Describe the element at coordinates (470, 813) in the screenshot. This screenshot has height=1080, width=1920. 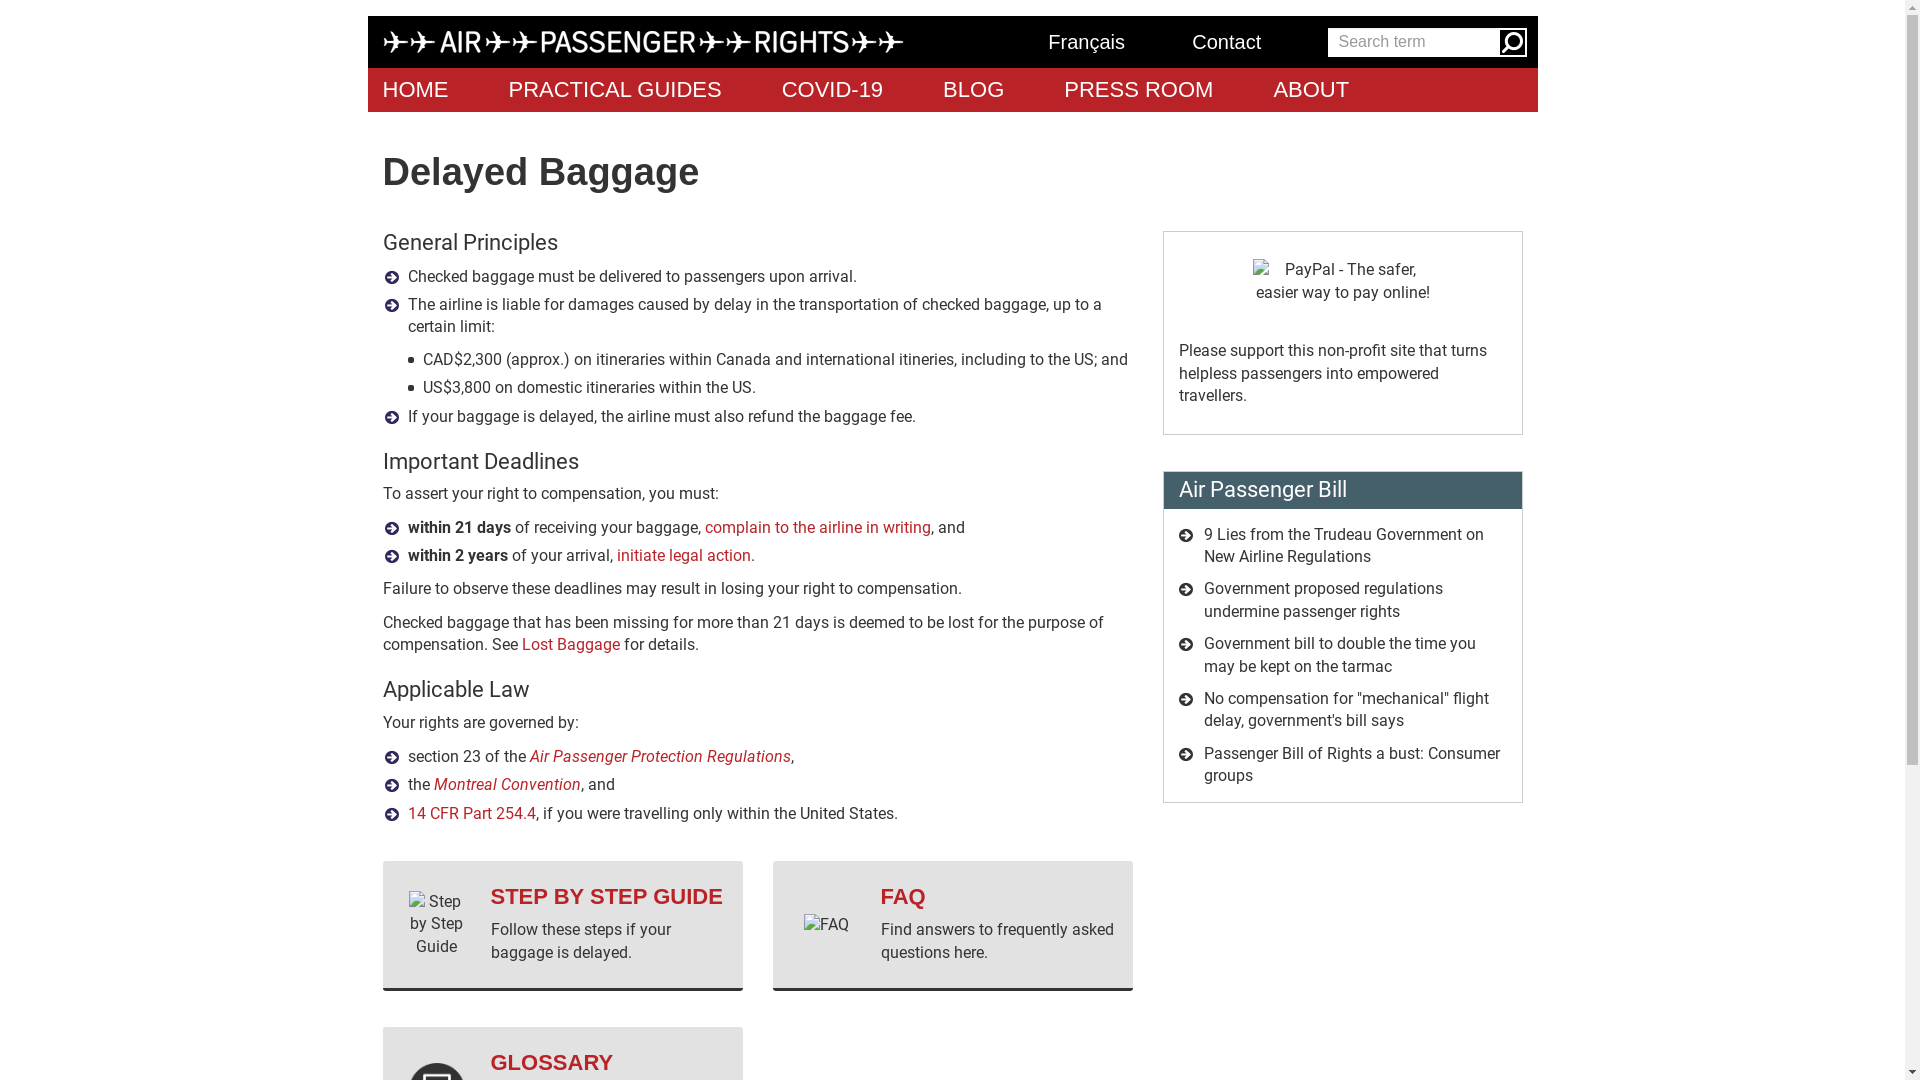
I see `'14 CFR Part 254.4'` at that location.